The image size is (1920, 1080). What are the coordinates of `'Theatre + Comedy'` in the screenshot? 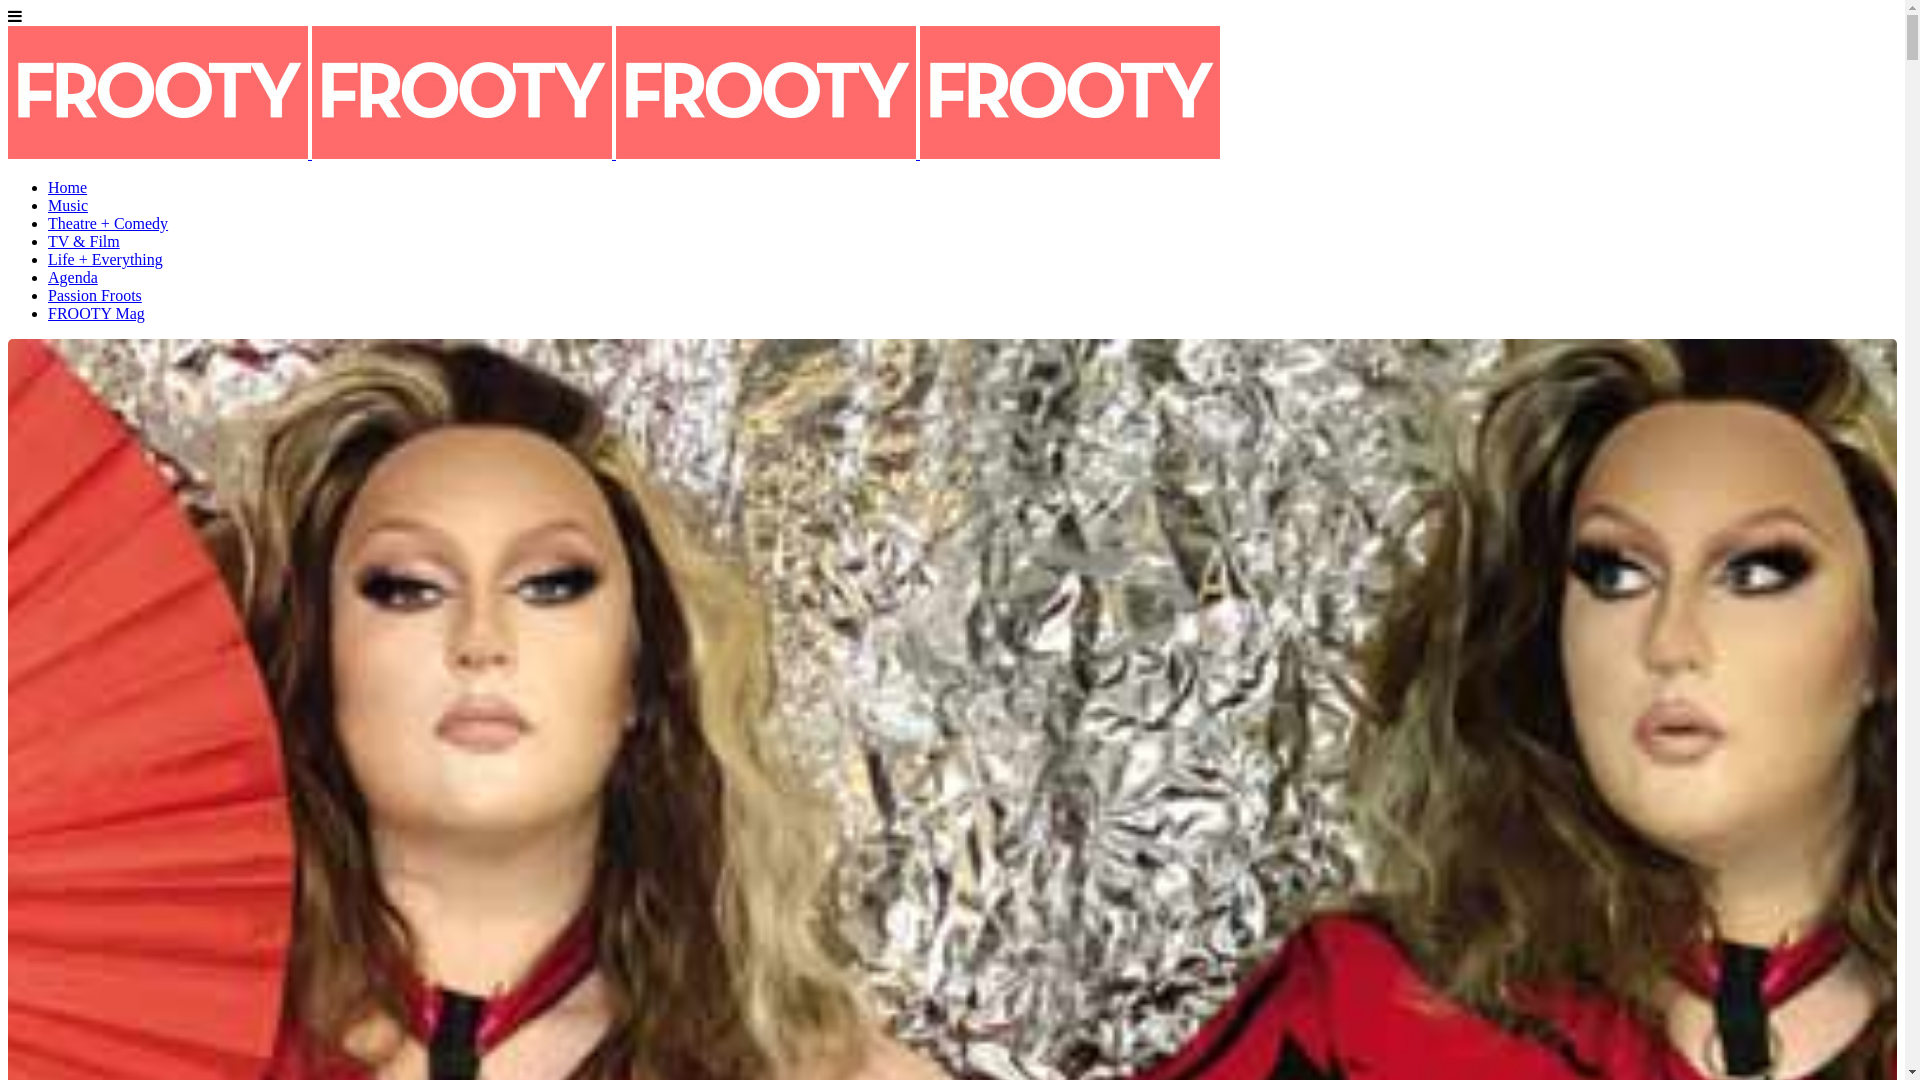 It's located at (106, 223).